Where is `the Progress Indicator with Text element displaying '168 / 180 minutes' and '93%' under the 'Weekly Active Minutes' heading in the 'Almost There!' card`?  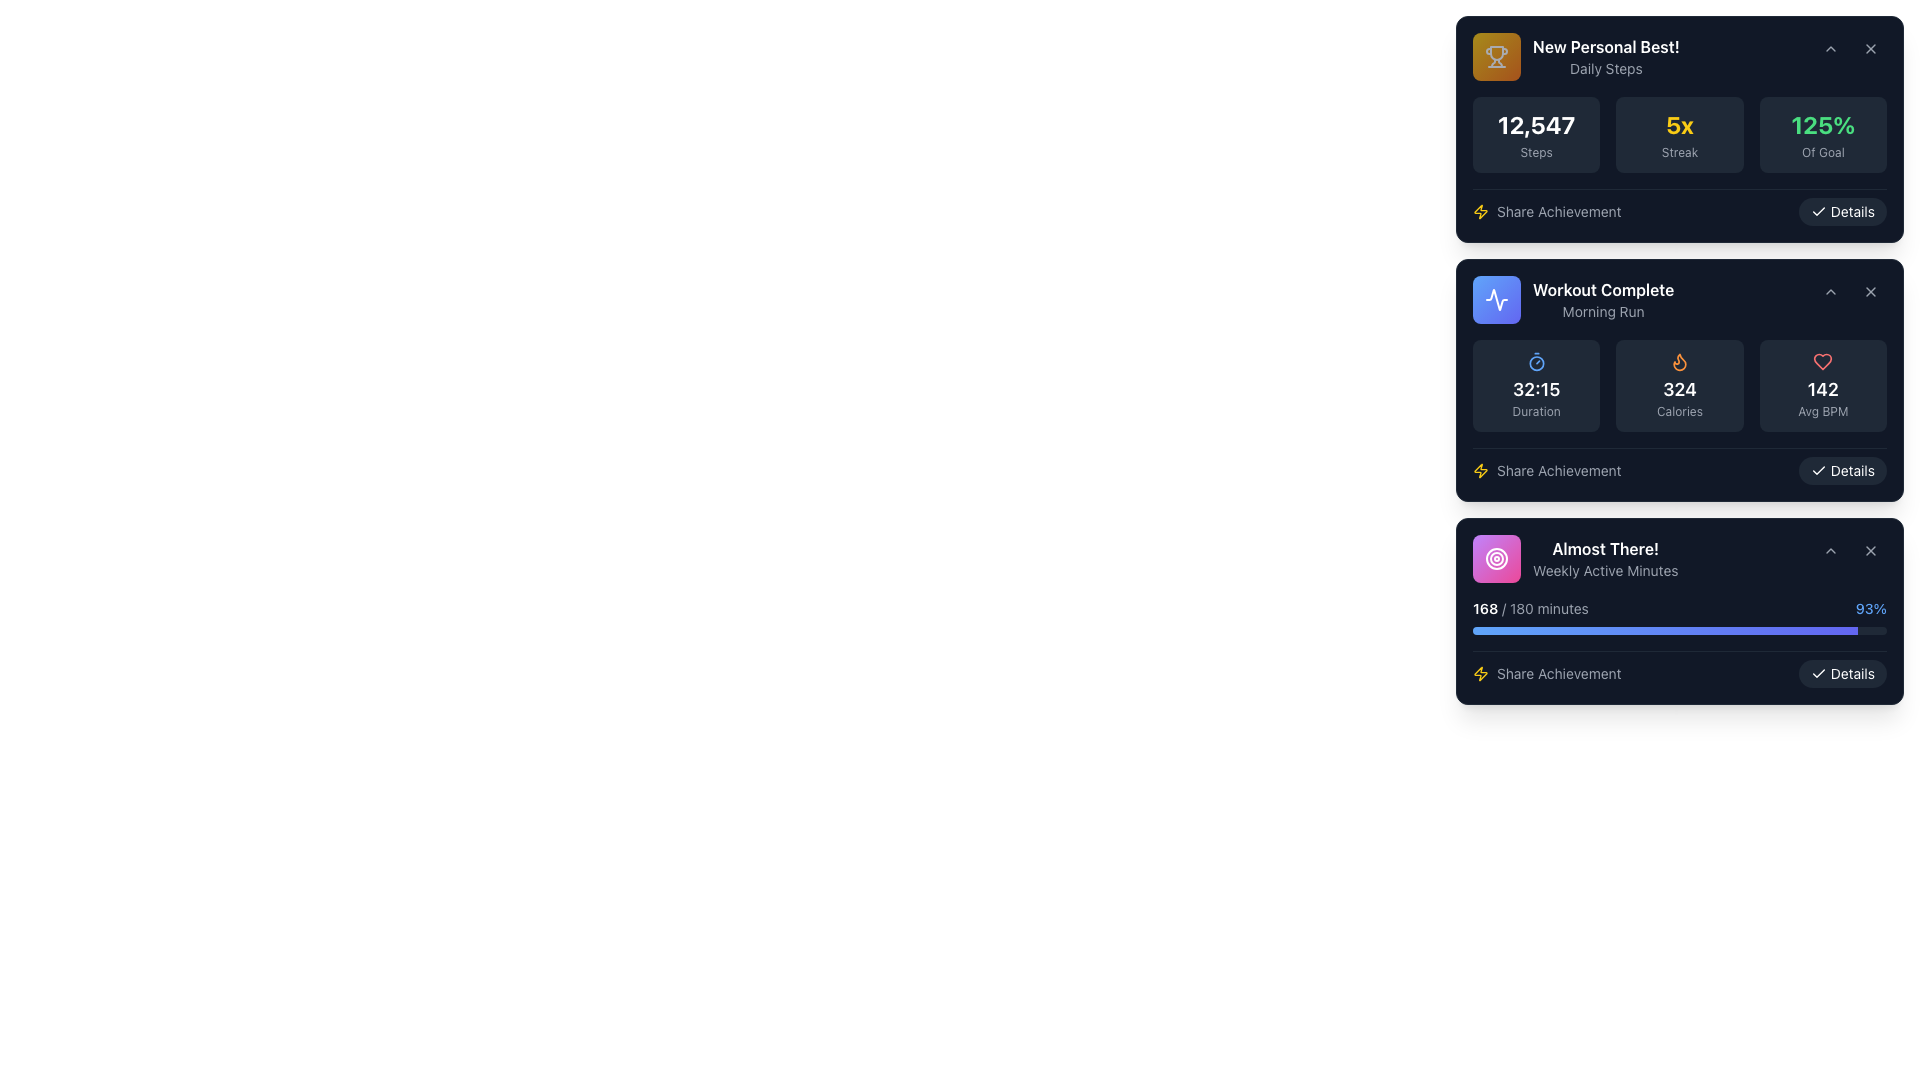
the Progress Indicator with Text element displaying '168 / 180 minutes' and '93%' under the 'Weekly Active Minutes' heading in the 'Almost There!' card is located at coordinates (1680, 616).